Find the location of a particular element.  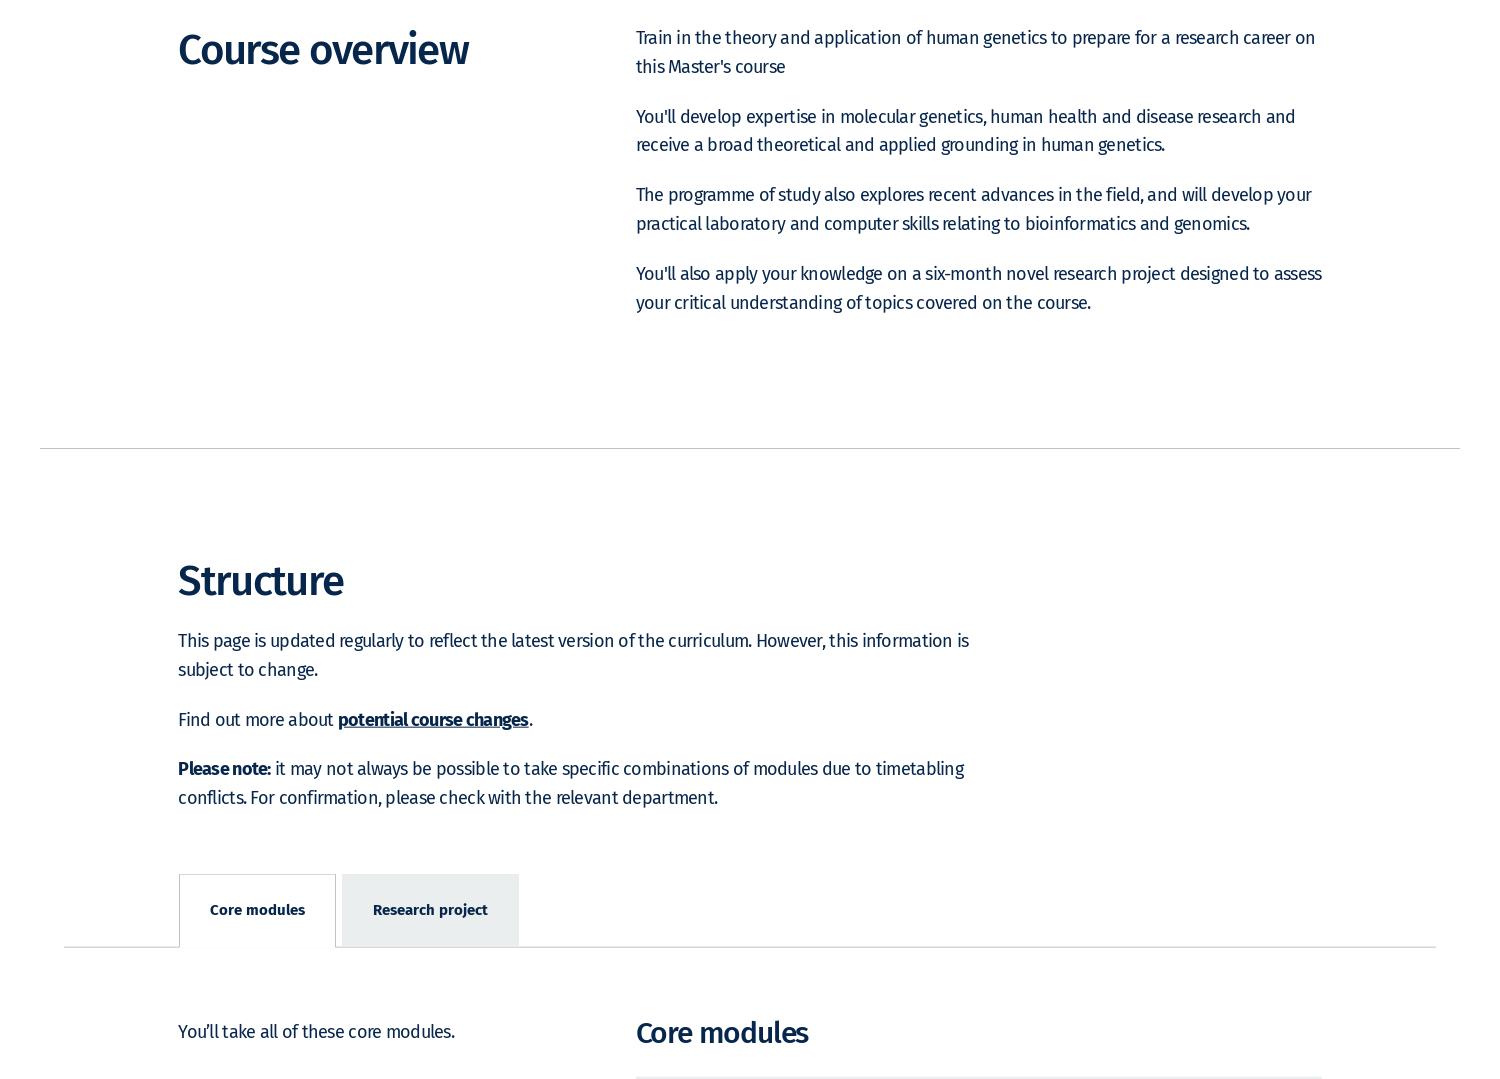

'The programme of study also explores recent advances in the field, and will develop your practical laboratory and computer skills relating to bioinformatics and genomics.' is located at coordinates (972, 237).